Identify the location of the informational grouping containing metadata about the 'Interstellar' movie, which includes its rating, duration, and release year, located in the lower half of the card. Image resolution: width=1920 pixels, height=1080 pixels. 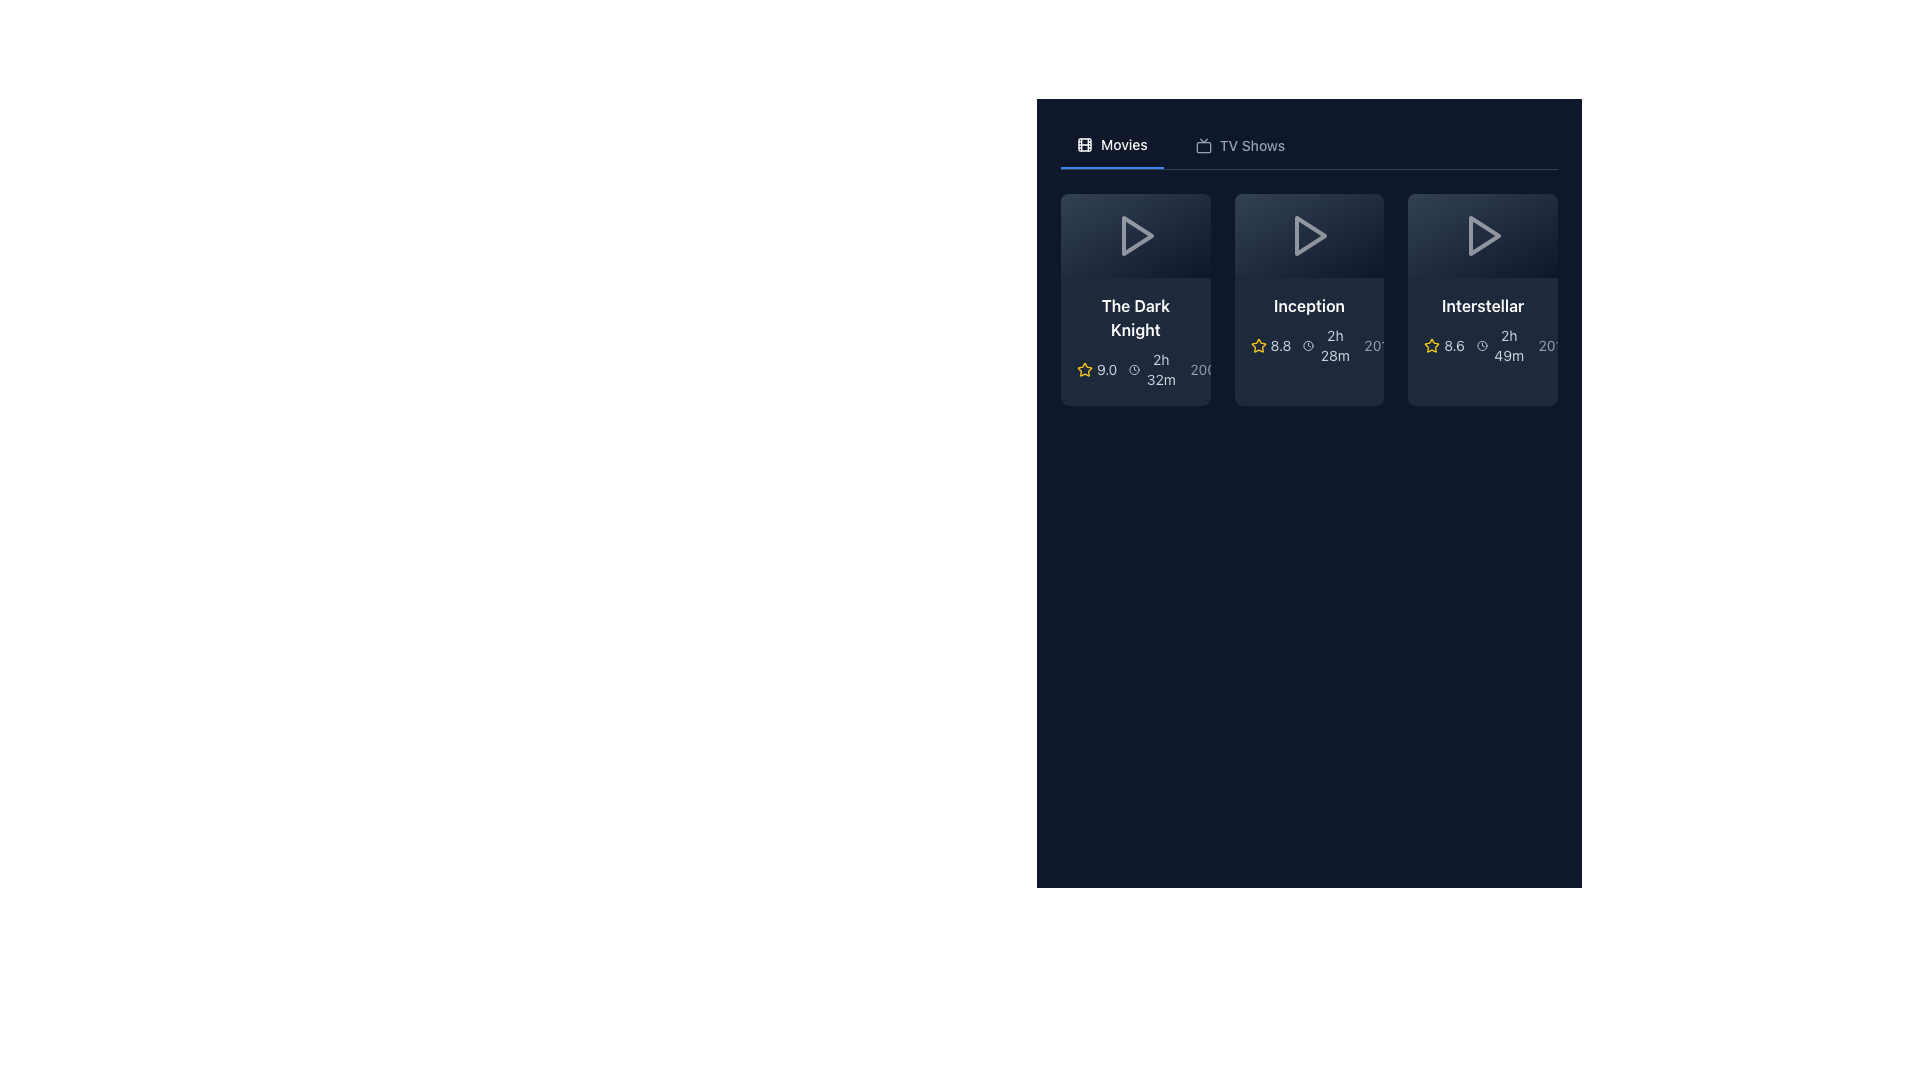
(1483, 345).